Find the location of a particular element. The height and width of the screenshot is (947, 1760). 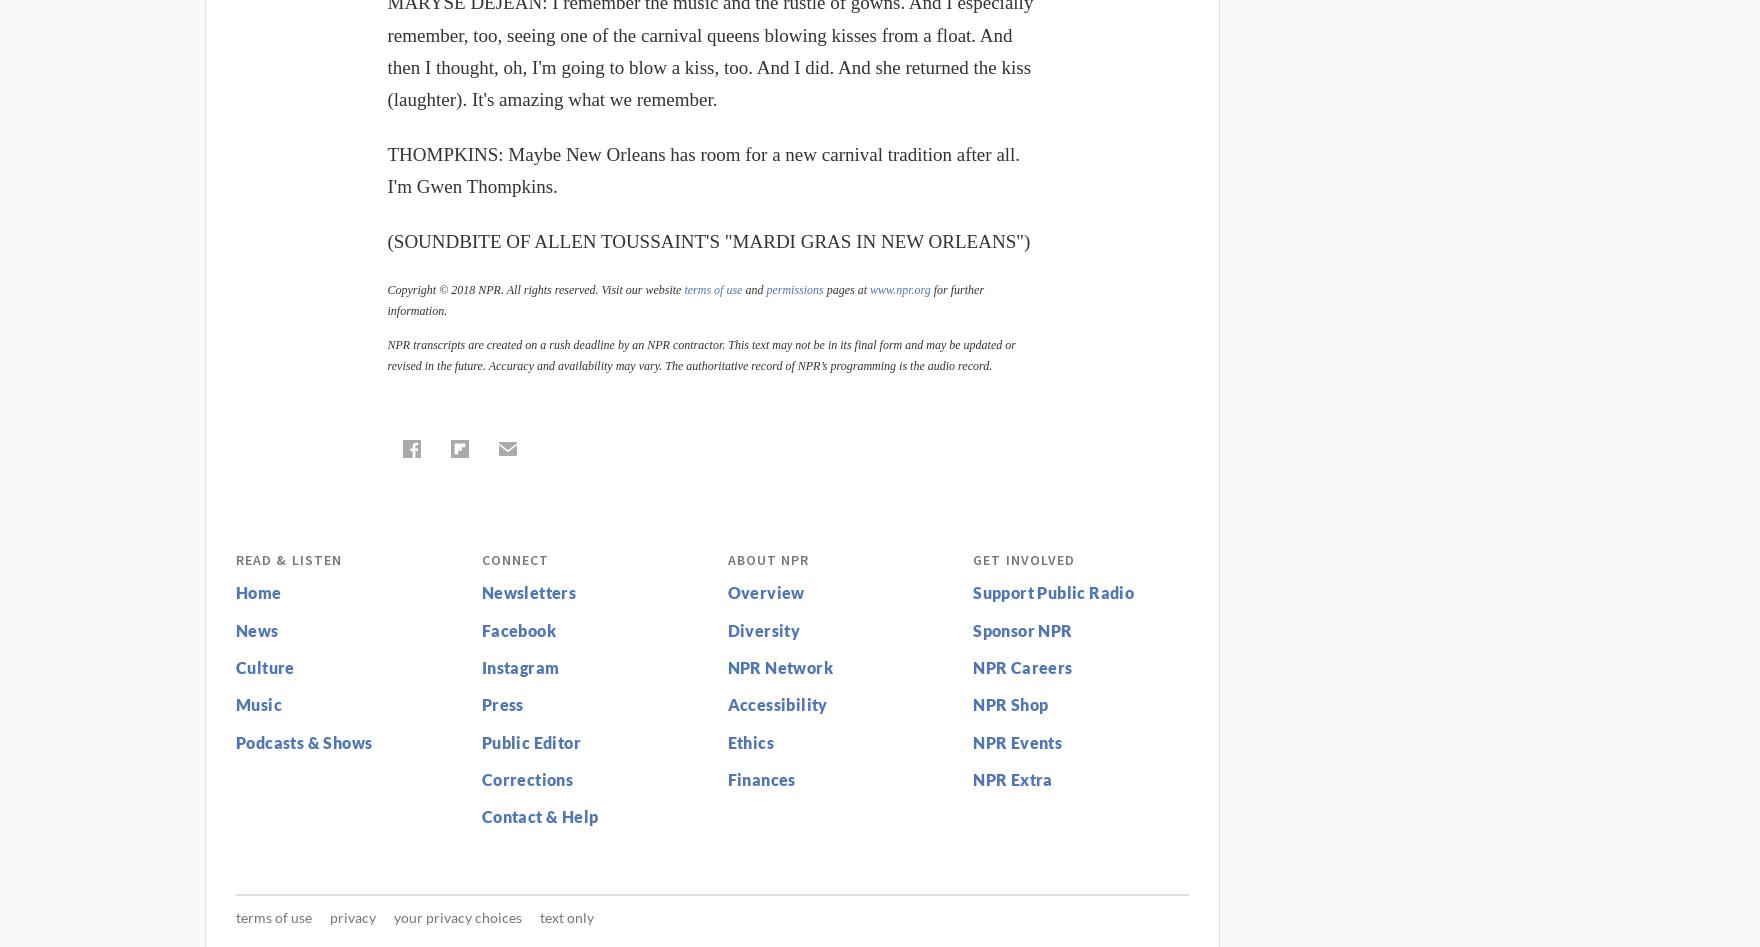

'Get Involved' is located at coordinates (1023, 558).